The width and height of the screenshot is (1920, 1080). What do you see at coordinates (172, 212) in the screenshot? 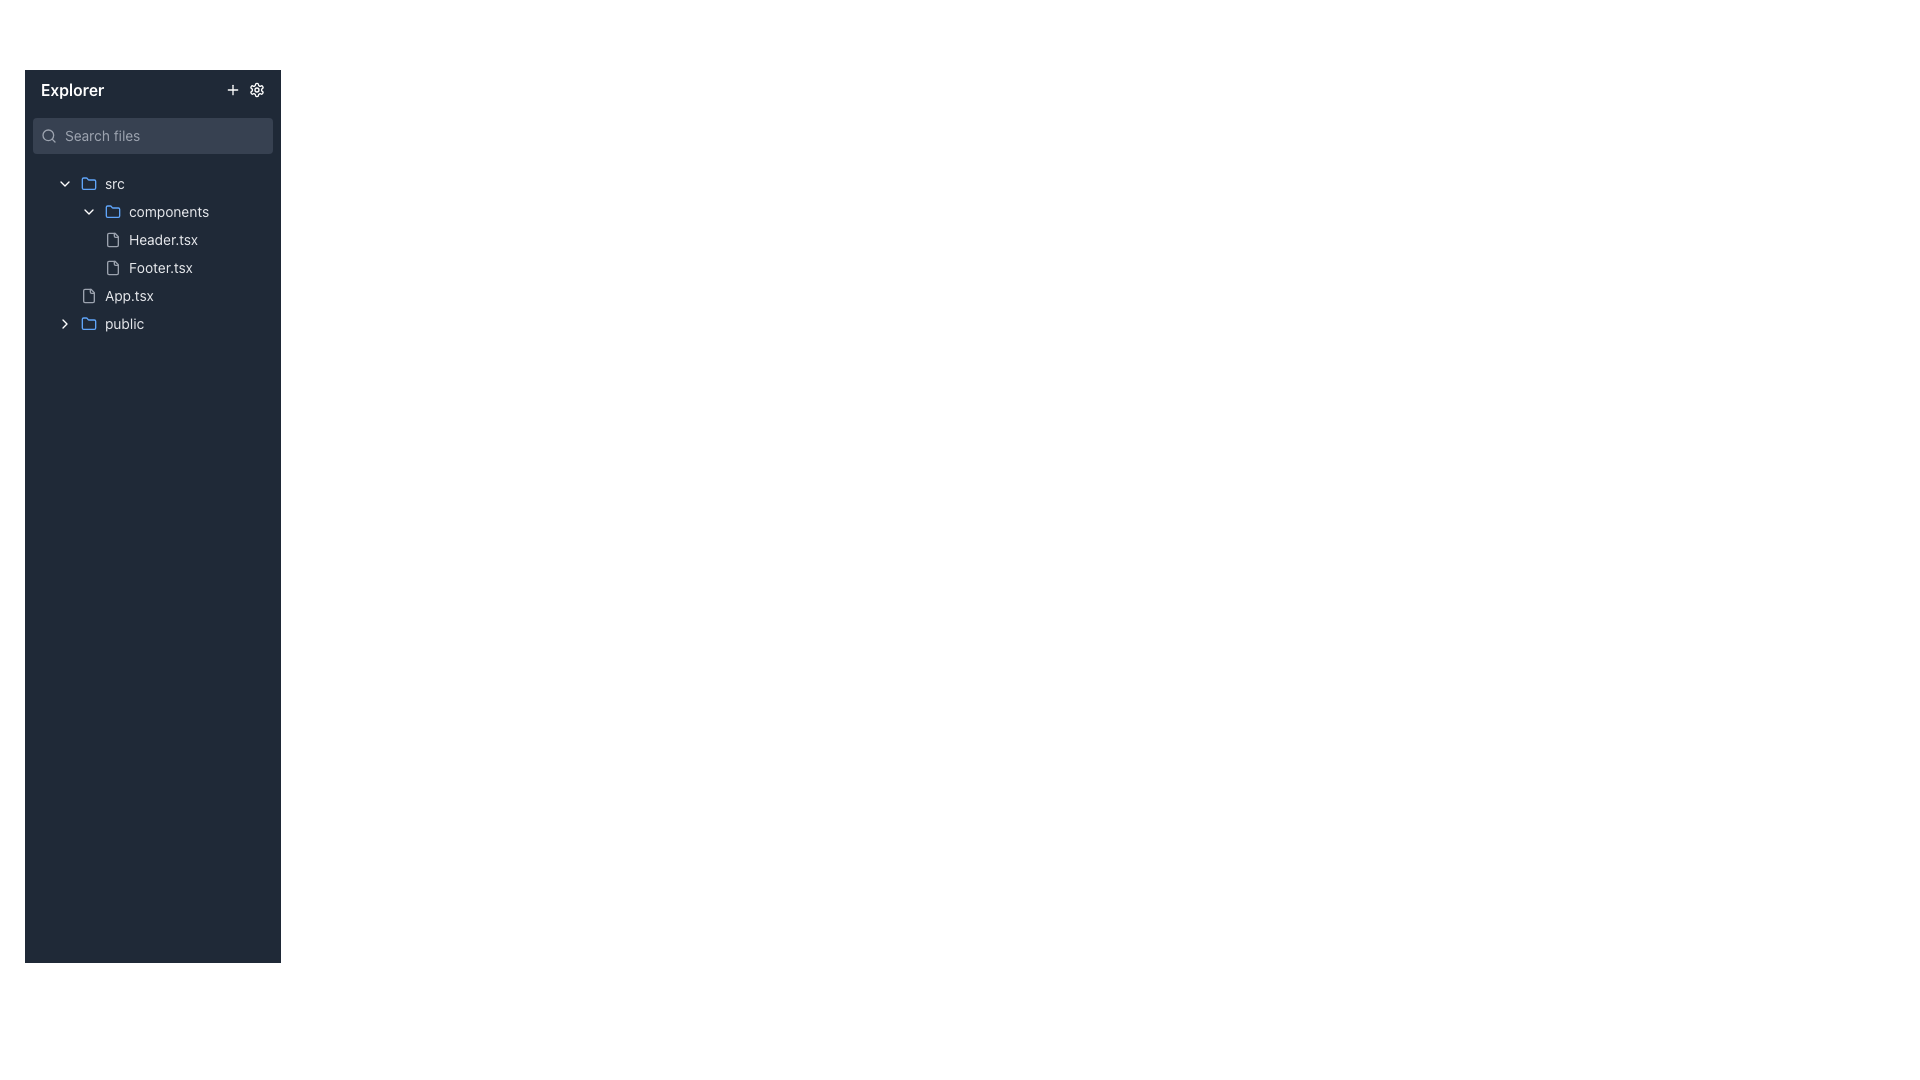
I see `the collapsible folder item labeled 'components' in the left navigation panel` at bounding box center [172, 212].